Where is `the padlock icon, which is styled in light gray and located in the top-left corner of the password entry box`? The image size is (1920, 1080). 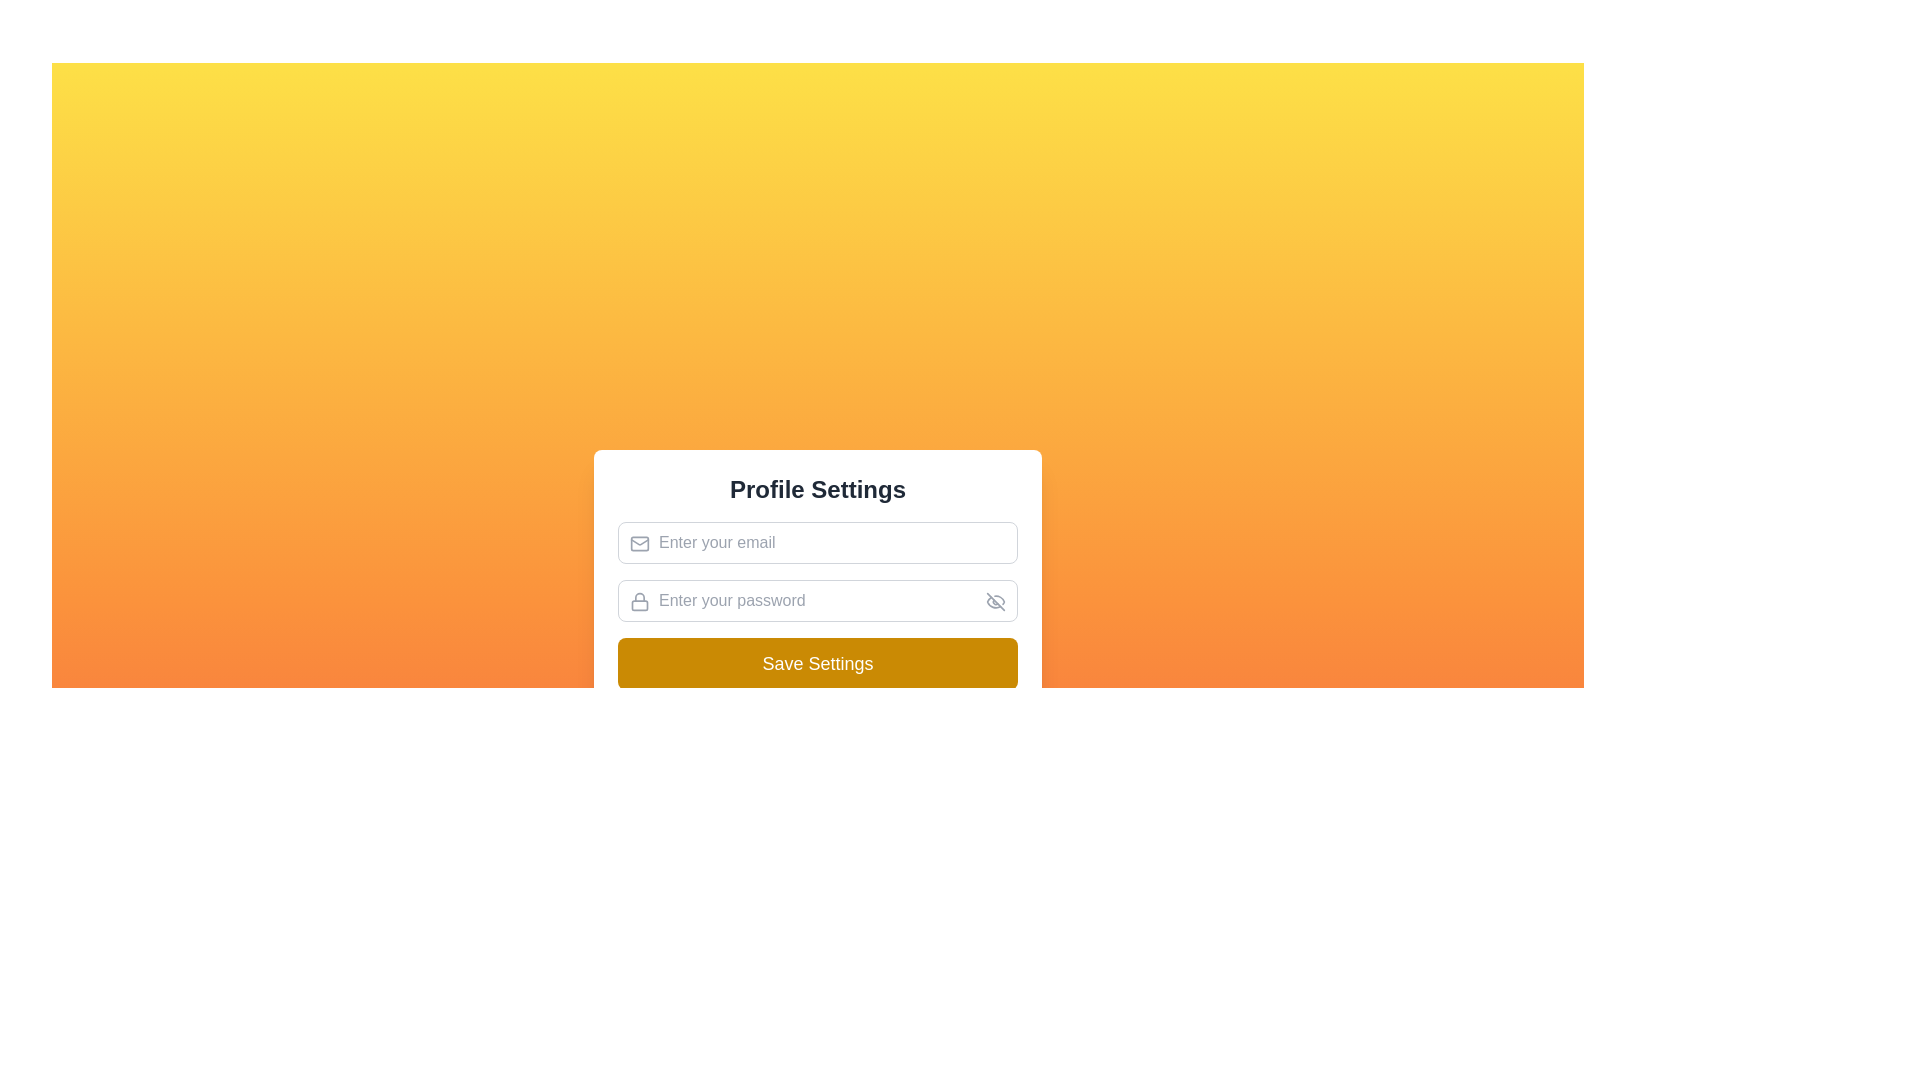
the padlock icon, which is styled in light gray and located in the top-left corner of the password entry box is located at coordinates (638, 600).